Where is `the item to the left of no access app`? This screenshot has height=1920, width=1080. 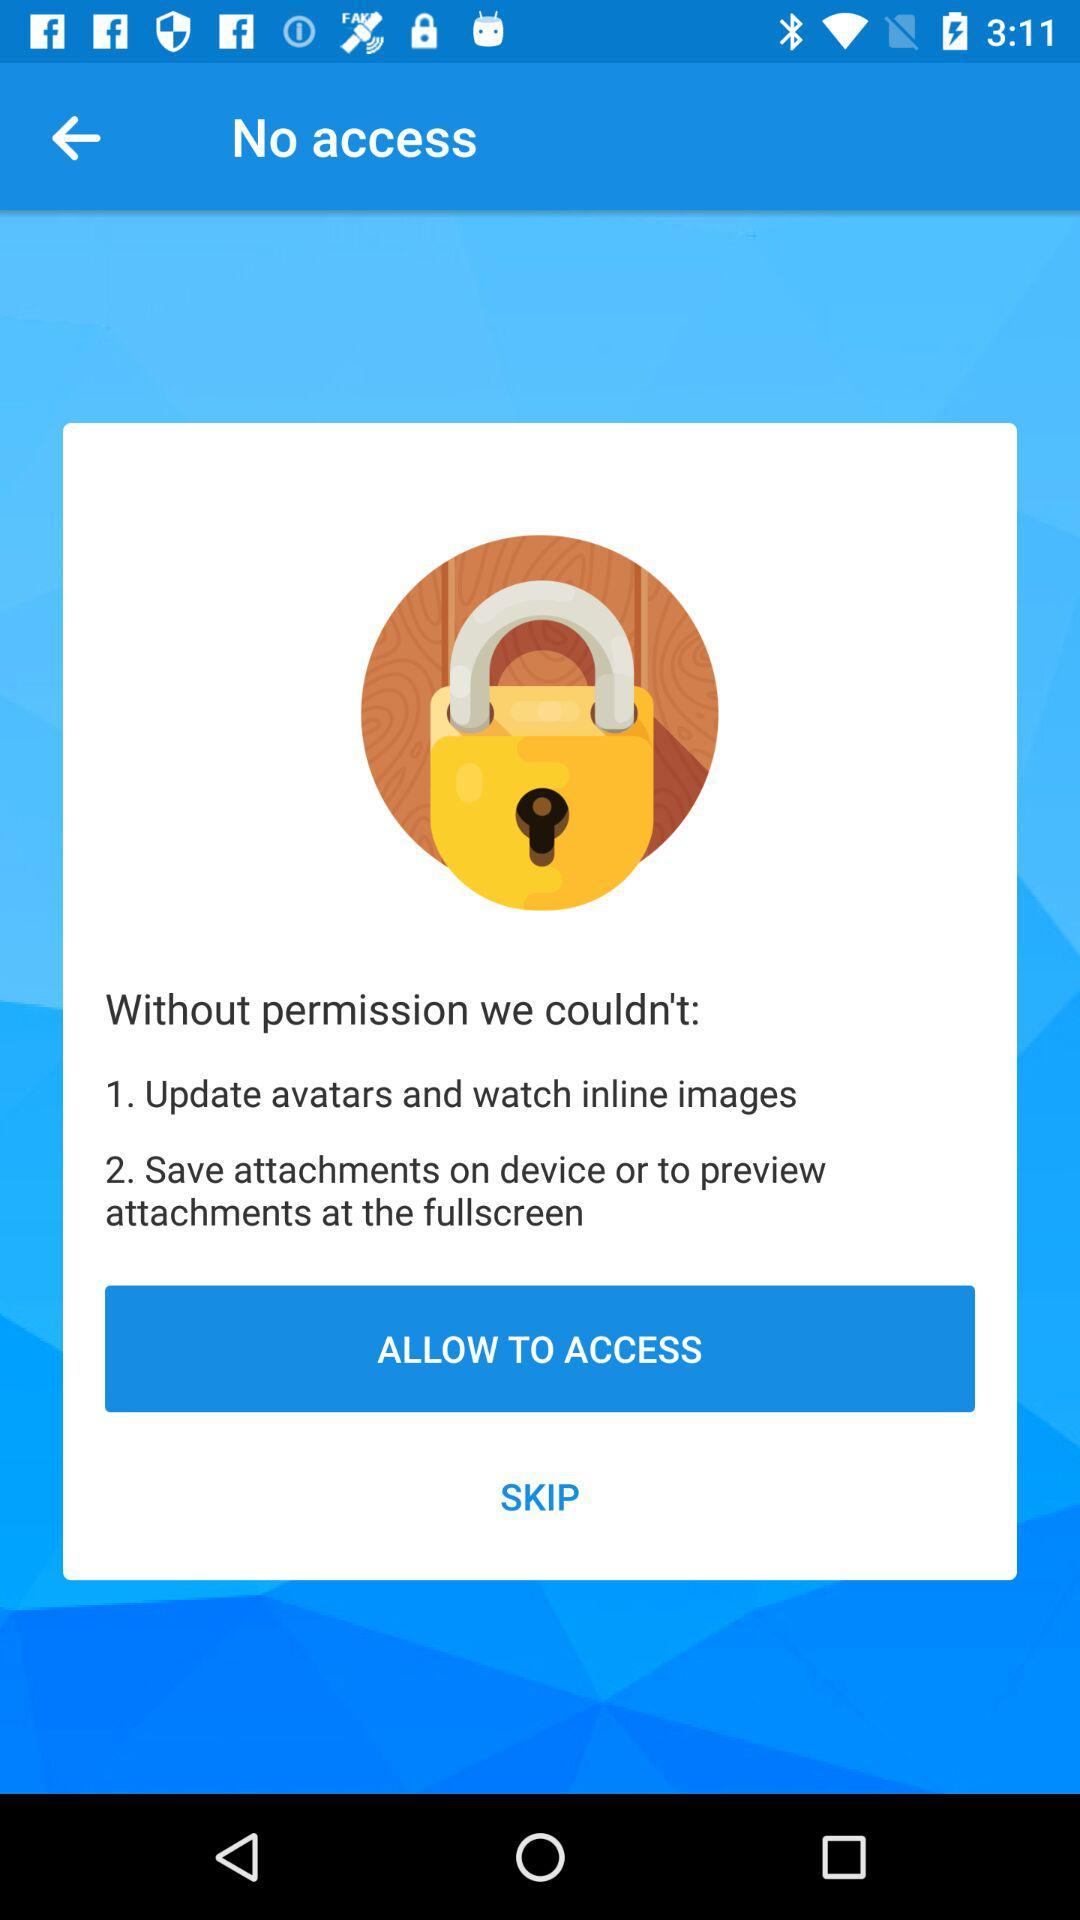
the item to the left of no access app is located at coordinates (83, 135).